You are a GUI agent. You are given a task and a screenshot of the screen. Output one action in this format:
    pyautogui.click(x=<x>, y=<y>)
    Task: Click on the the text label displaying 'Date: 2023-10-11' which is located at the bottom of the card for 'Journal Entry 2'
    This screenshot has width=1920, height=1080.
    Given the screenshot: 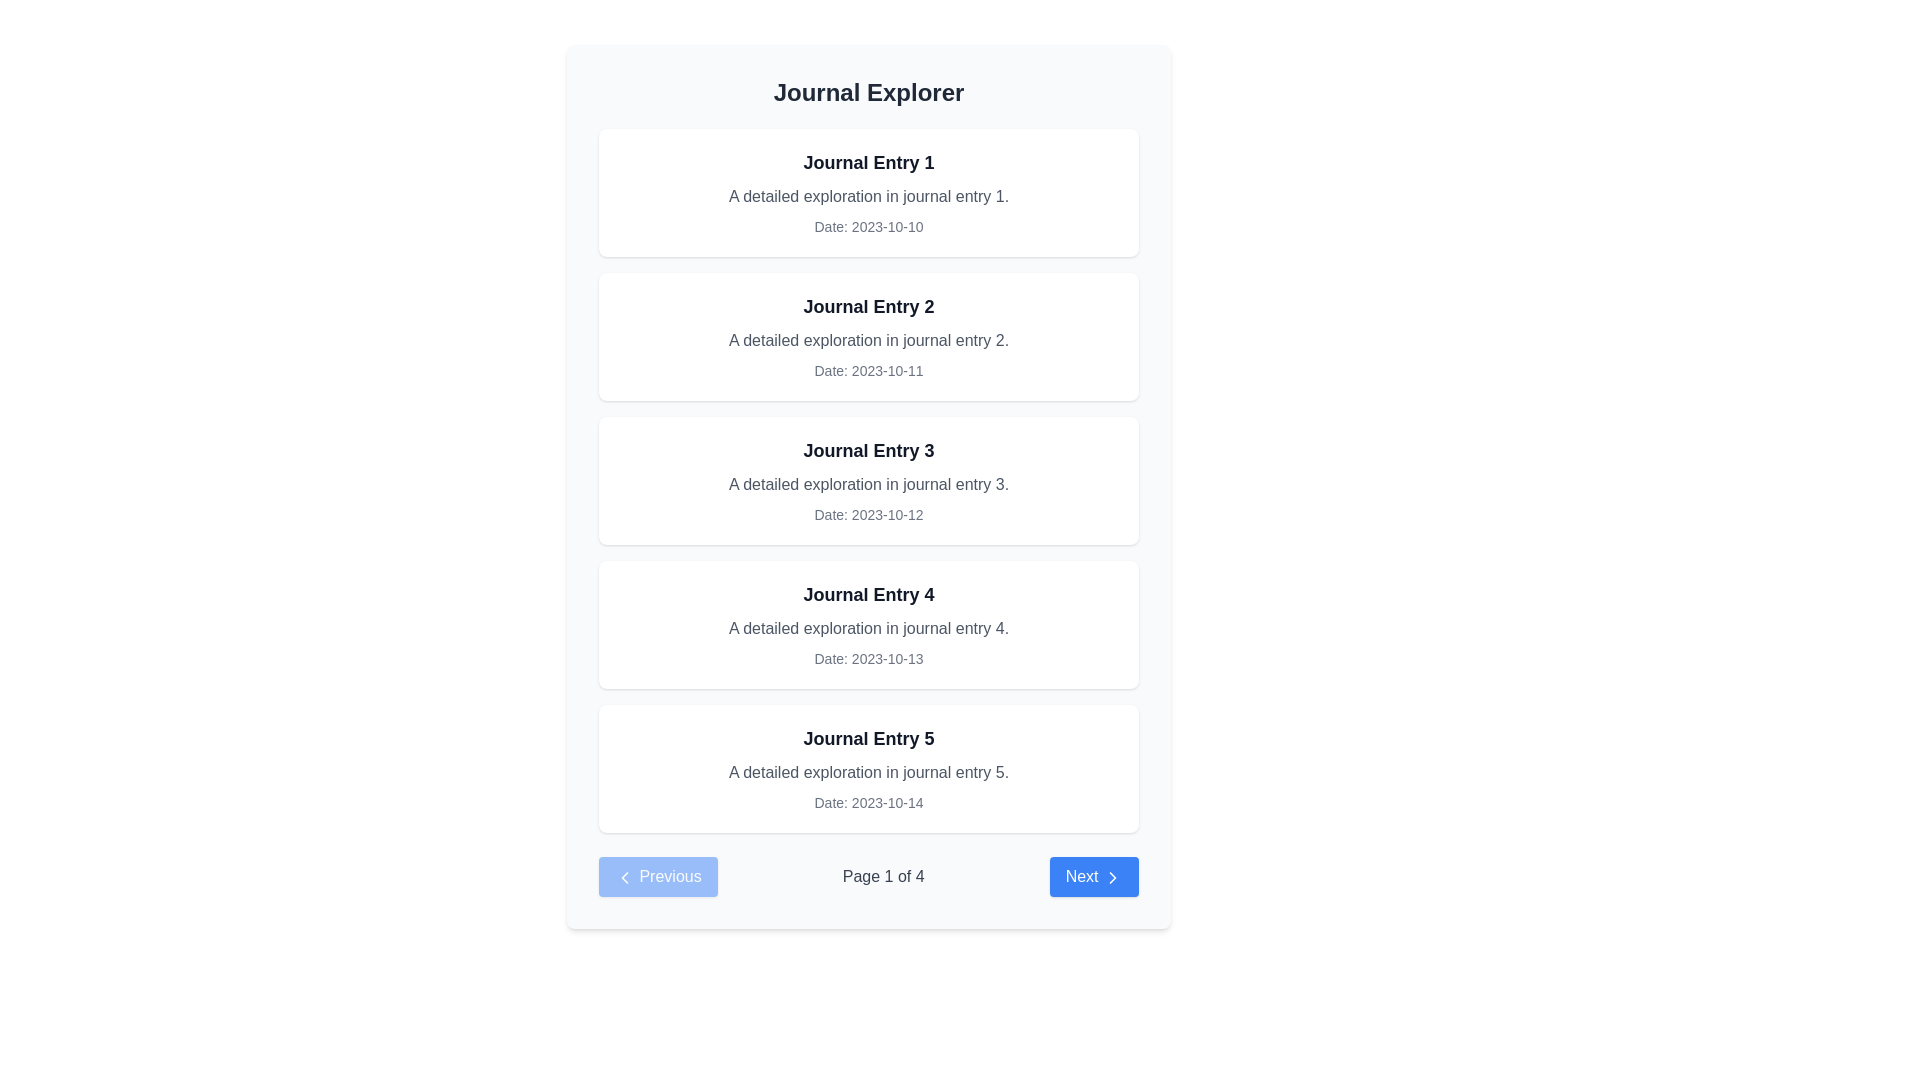 What is the action you would take?
    pyautogui.click(x=868, y=370)
    